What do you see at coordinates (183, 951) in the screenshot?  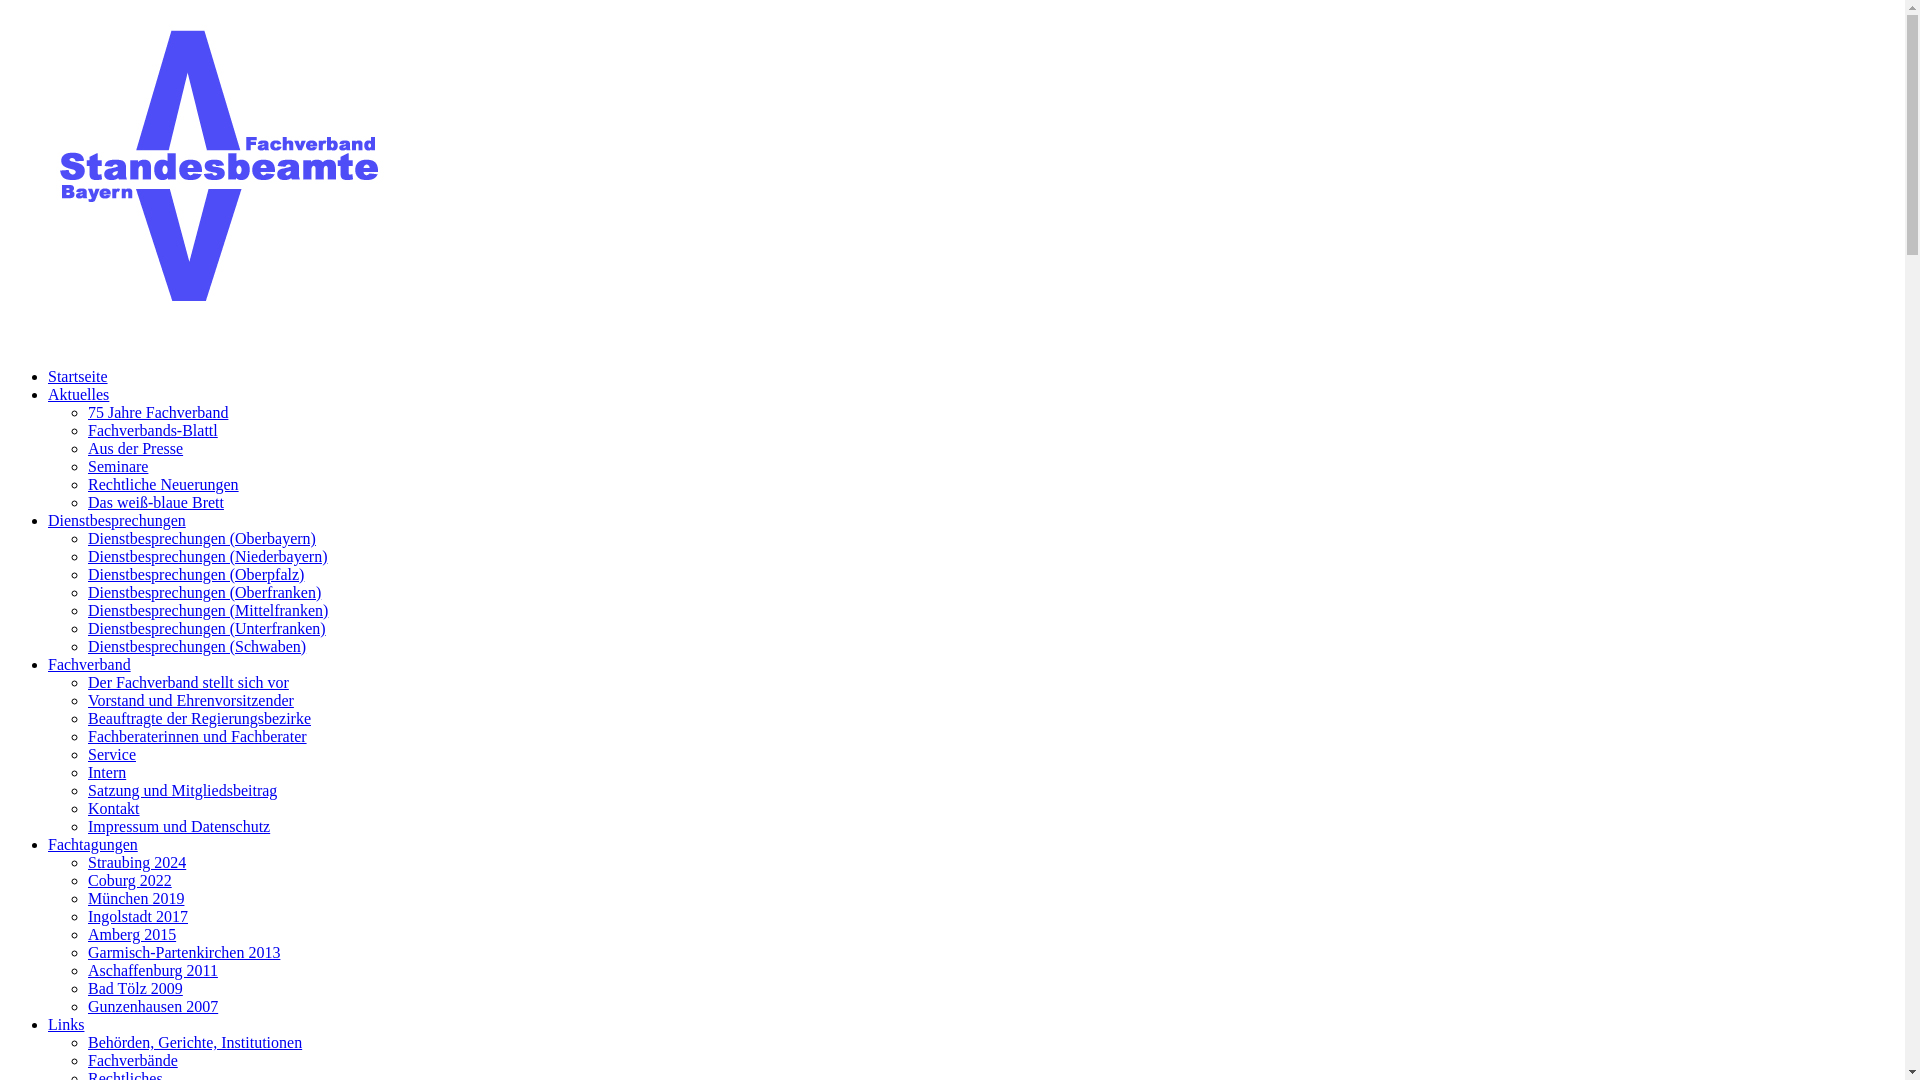 I see `'Garmisch-Partenkirchen 2013'` at bounding box center [183, 951].